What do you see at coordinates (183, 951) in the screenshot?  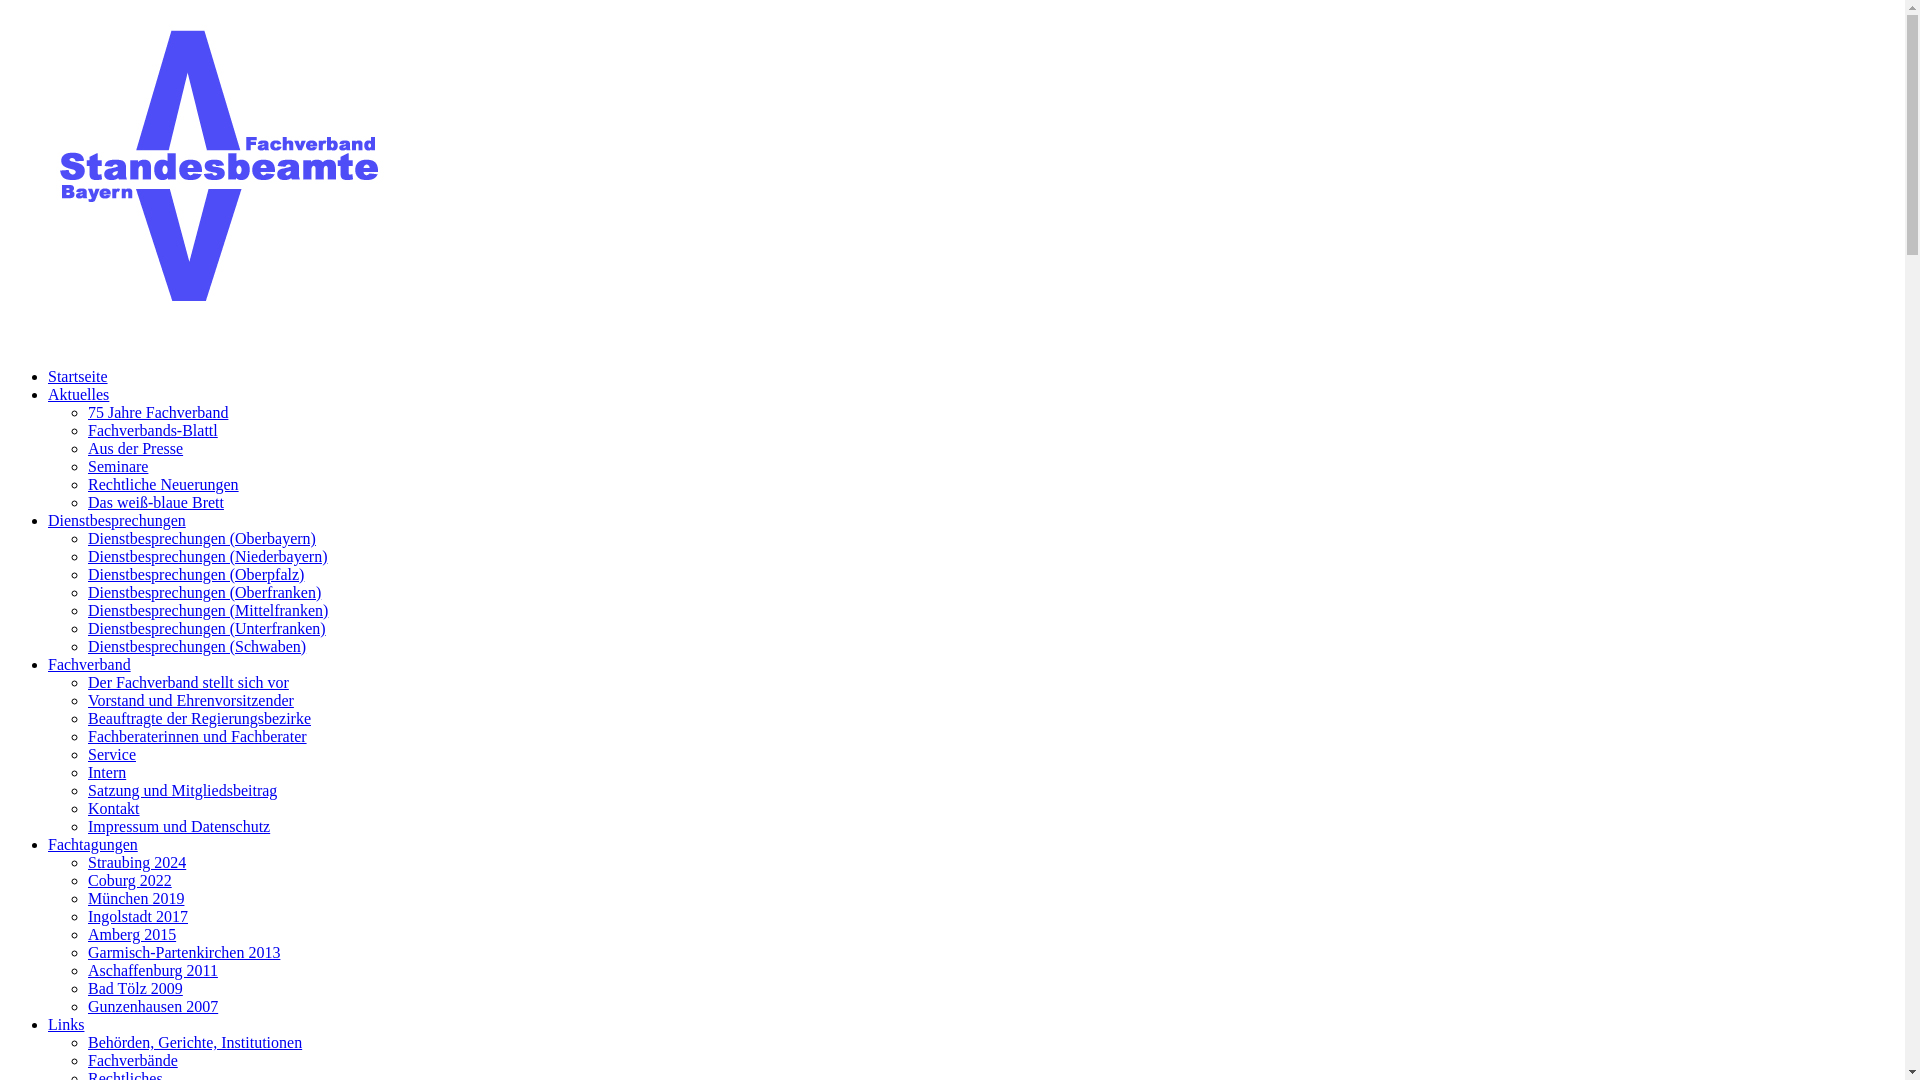 I see `'Garmisch-Partenkirchen 2013'` at bounding box center [183, 951].